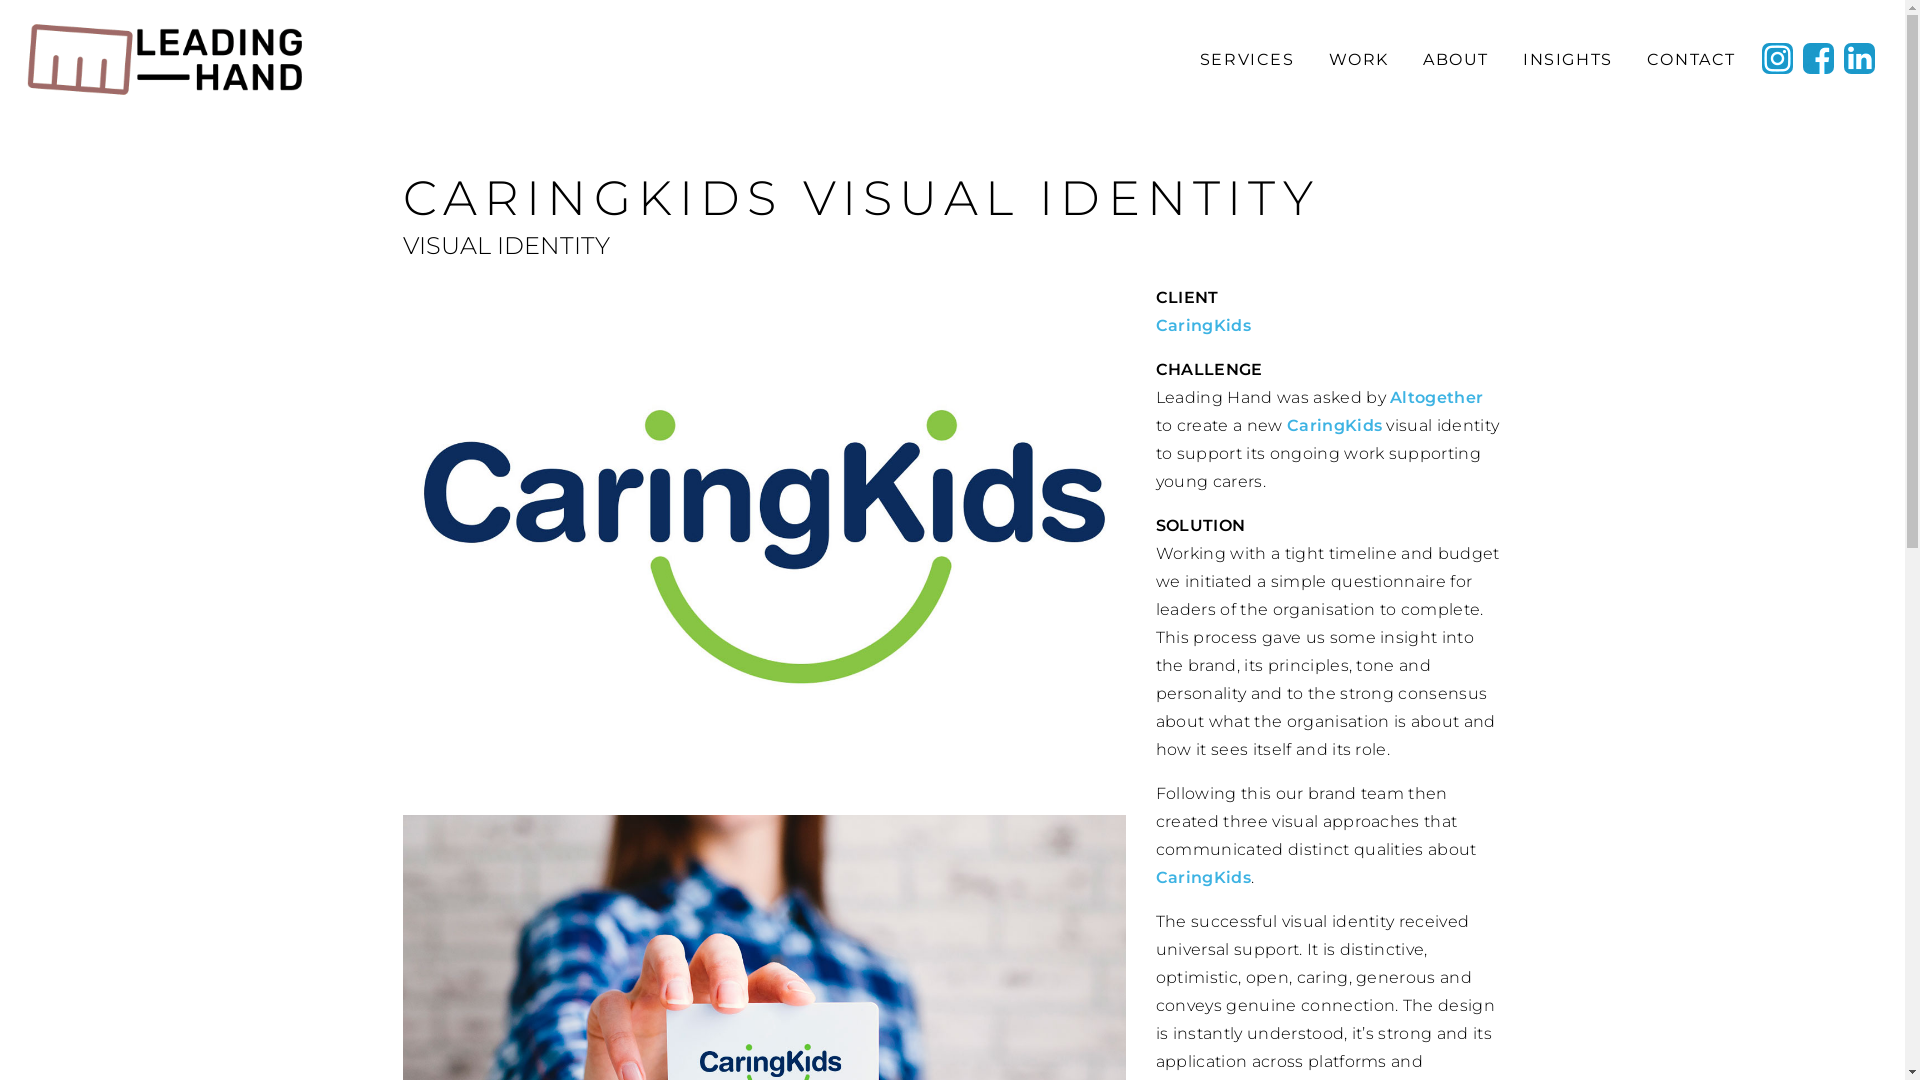 The image size is (1920, 1080). I want to click on 'CONTACT', so click(1689, 58).